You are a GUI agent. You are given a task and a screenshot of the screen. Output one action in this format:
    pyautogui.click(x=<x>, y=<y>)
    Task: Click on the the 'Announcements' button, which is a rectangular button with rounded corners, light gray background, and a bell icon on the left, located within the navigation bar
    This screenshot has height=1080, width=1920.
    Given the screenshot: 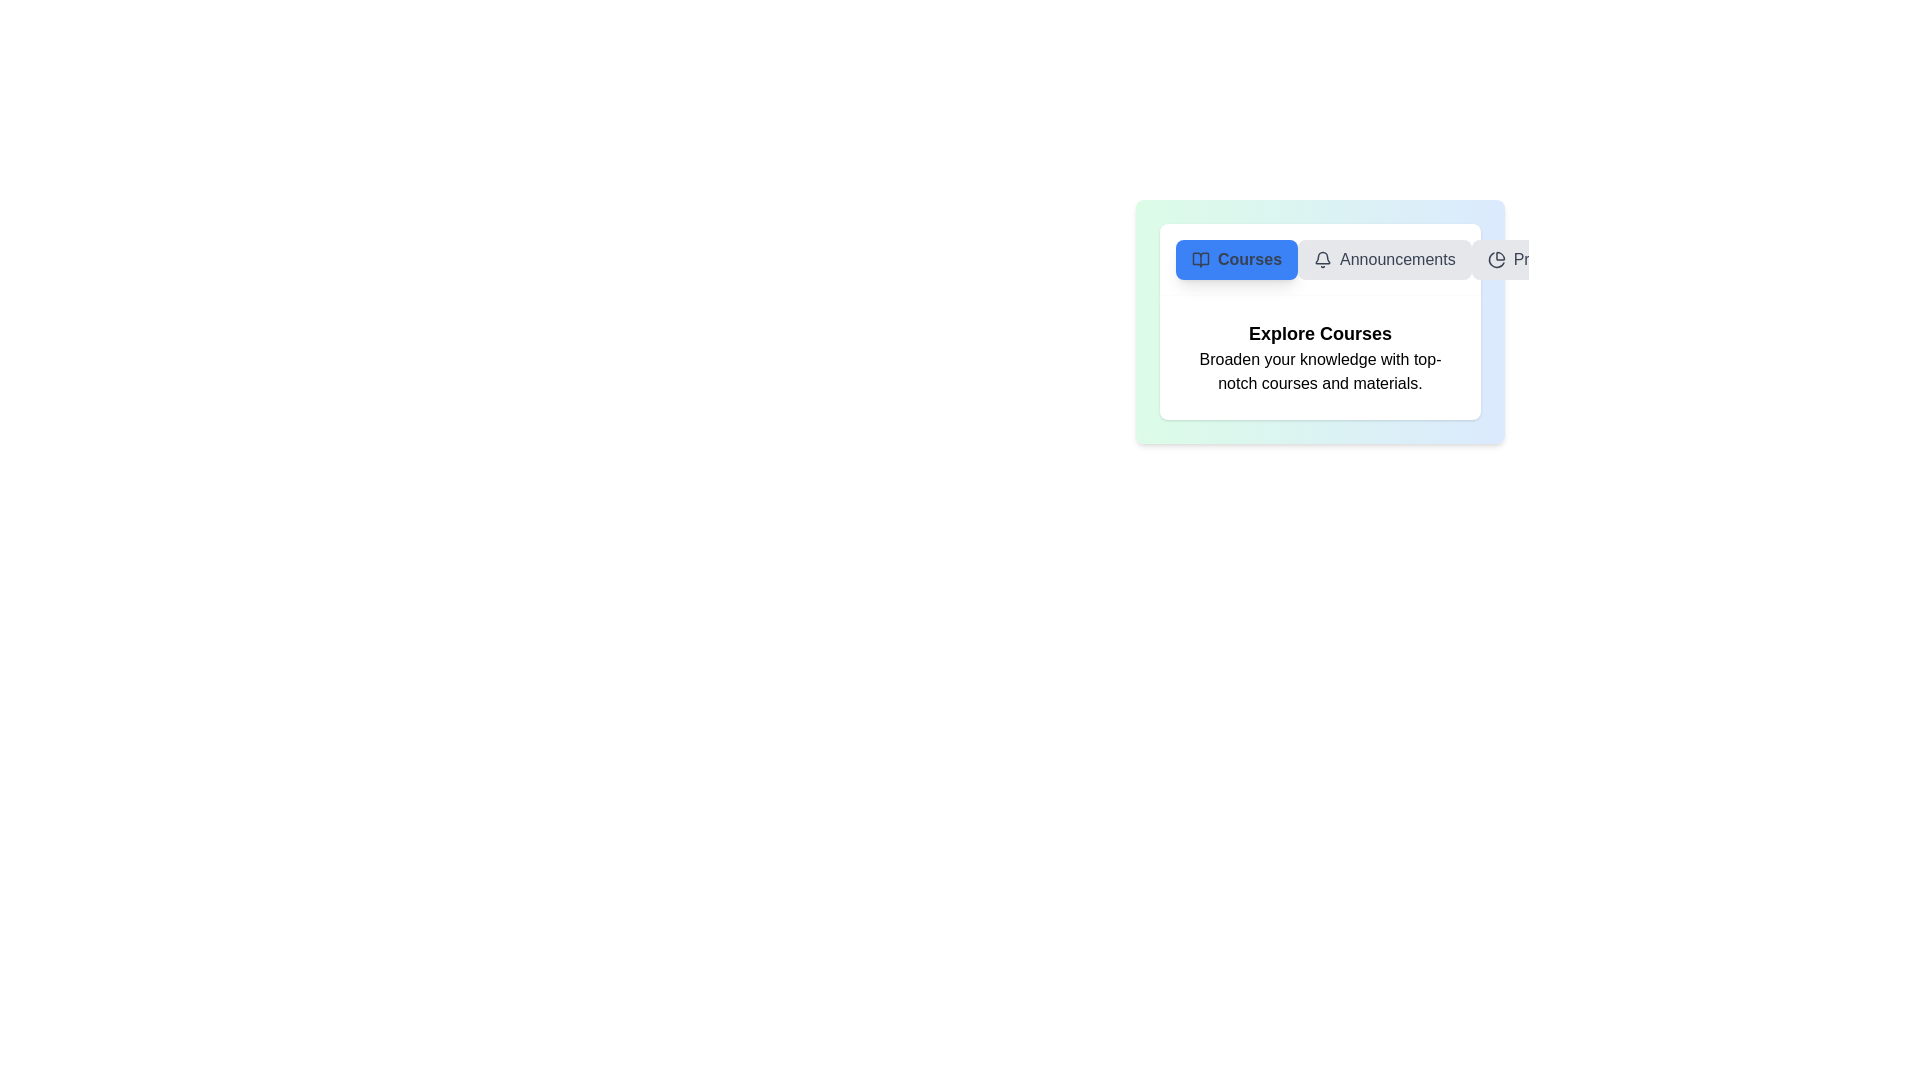 What is the action you would take?
    pyautogui.click(x=1383, y=258)
    